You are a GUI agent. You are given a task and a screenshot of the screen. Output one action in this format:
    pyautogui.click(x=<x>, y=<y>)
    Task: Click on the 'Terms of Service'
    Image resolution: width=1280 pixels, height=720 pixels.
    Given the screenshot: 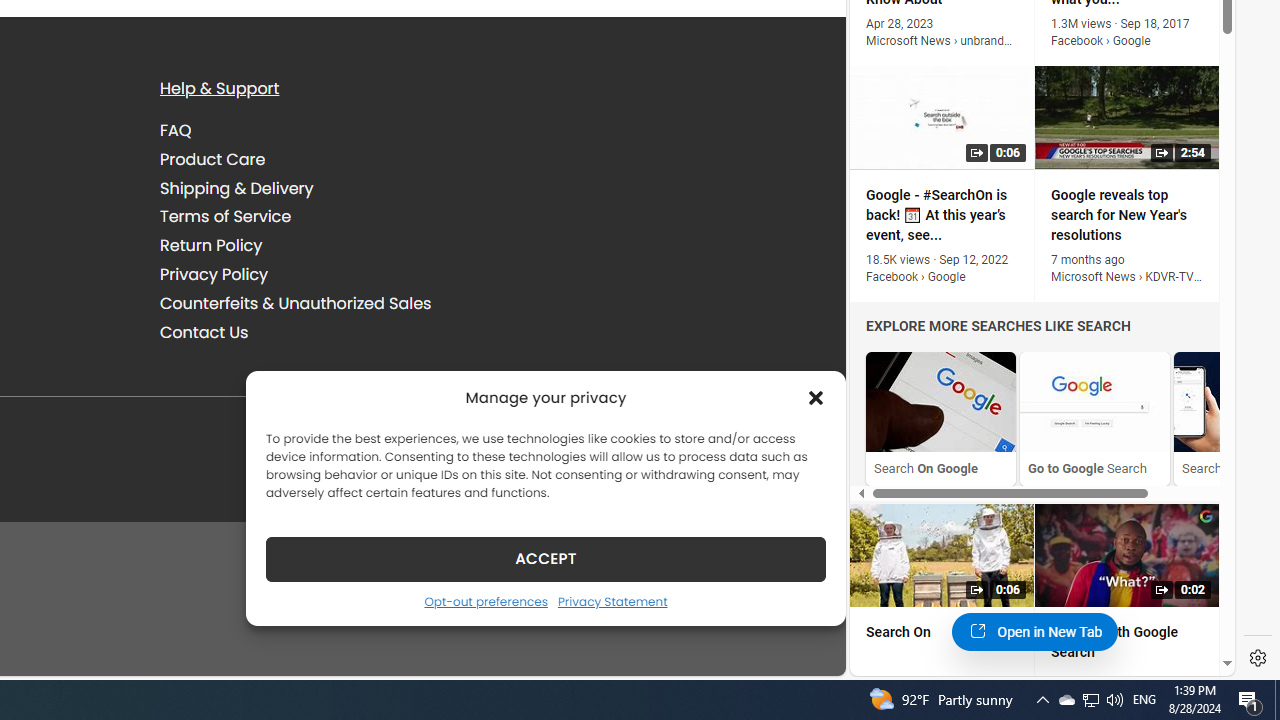 What is the action you would take?
    pyautogui.click(x=225, y=217)
    